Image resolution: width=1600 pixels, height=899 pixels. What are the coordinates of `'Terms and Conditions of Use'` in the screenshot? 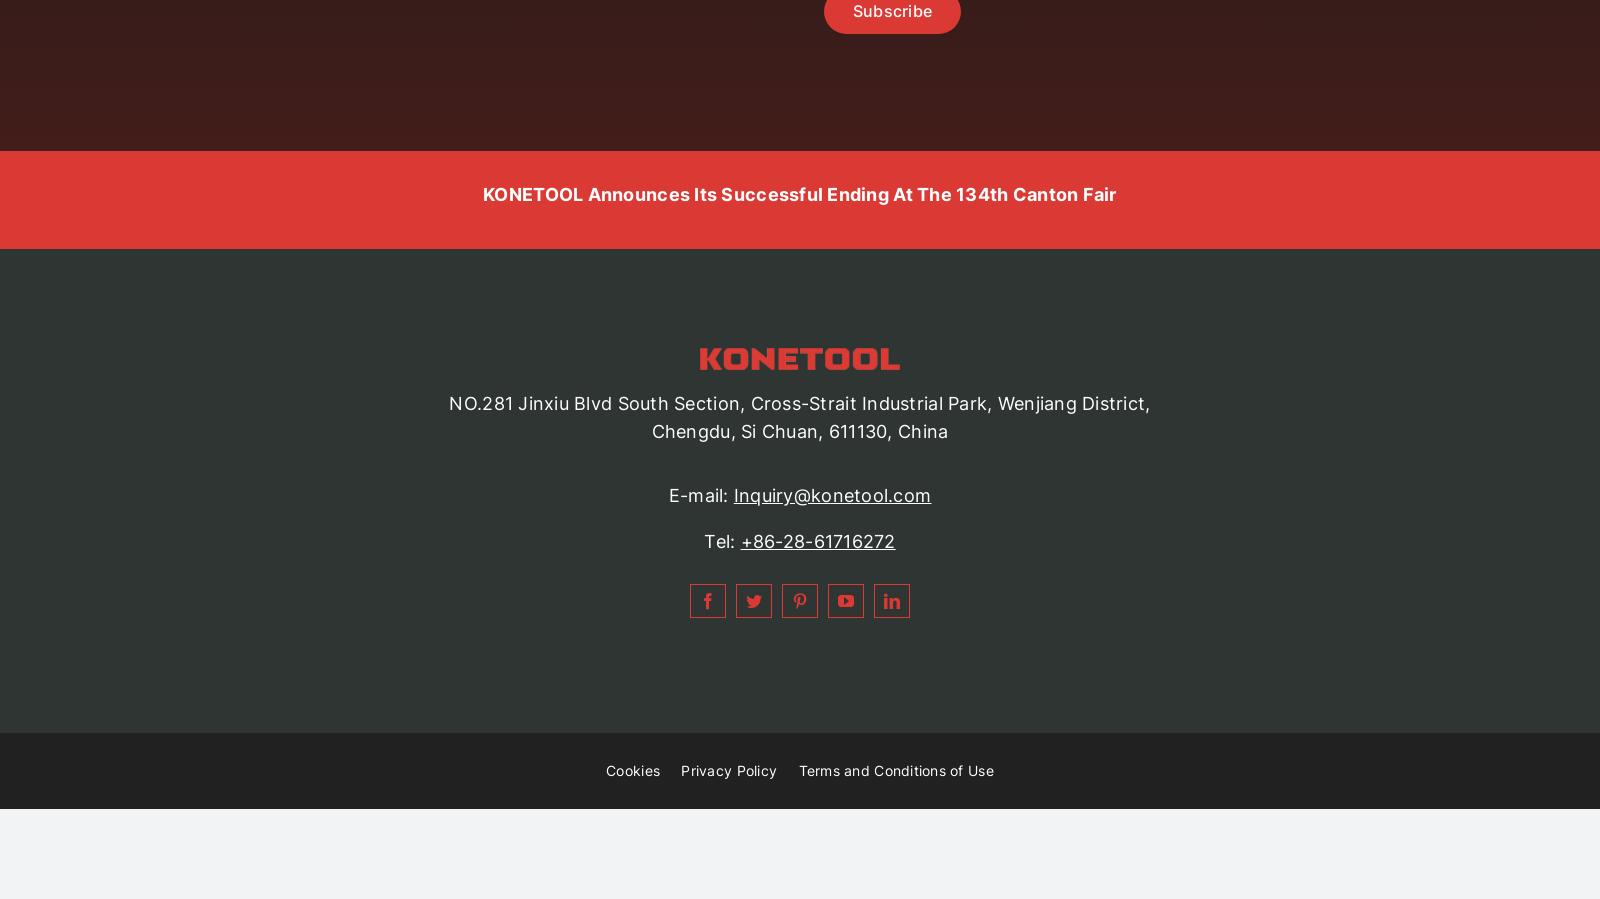 It's located at (798, 770).